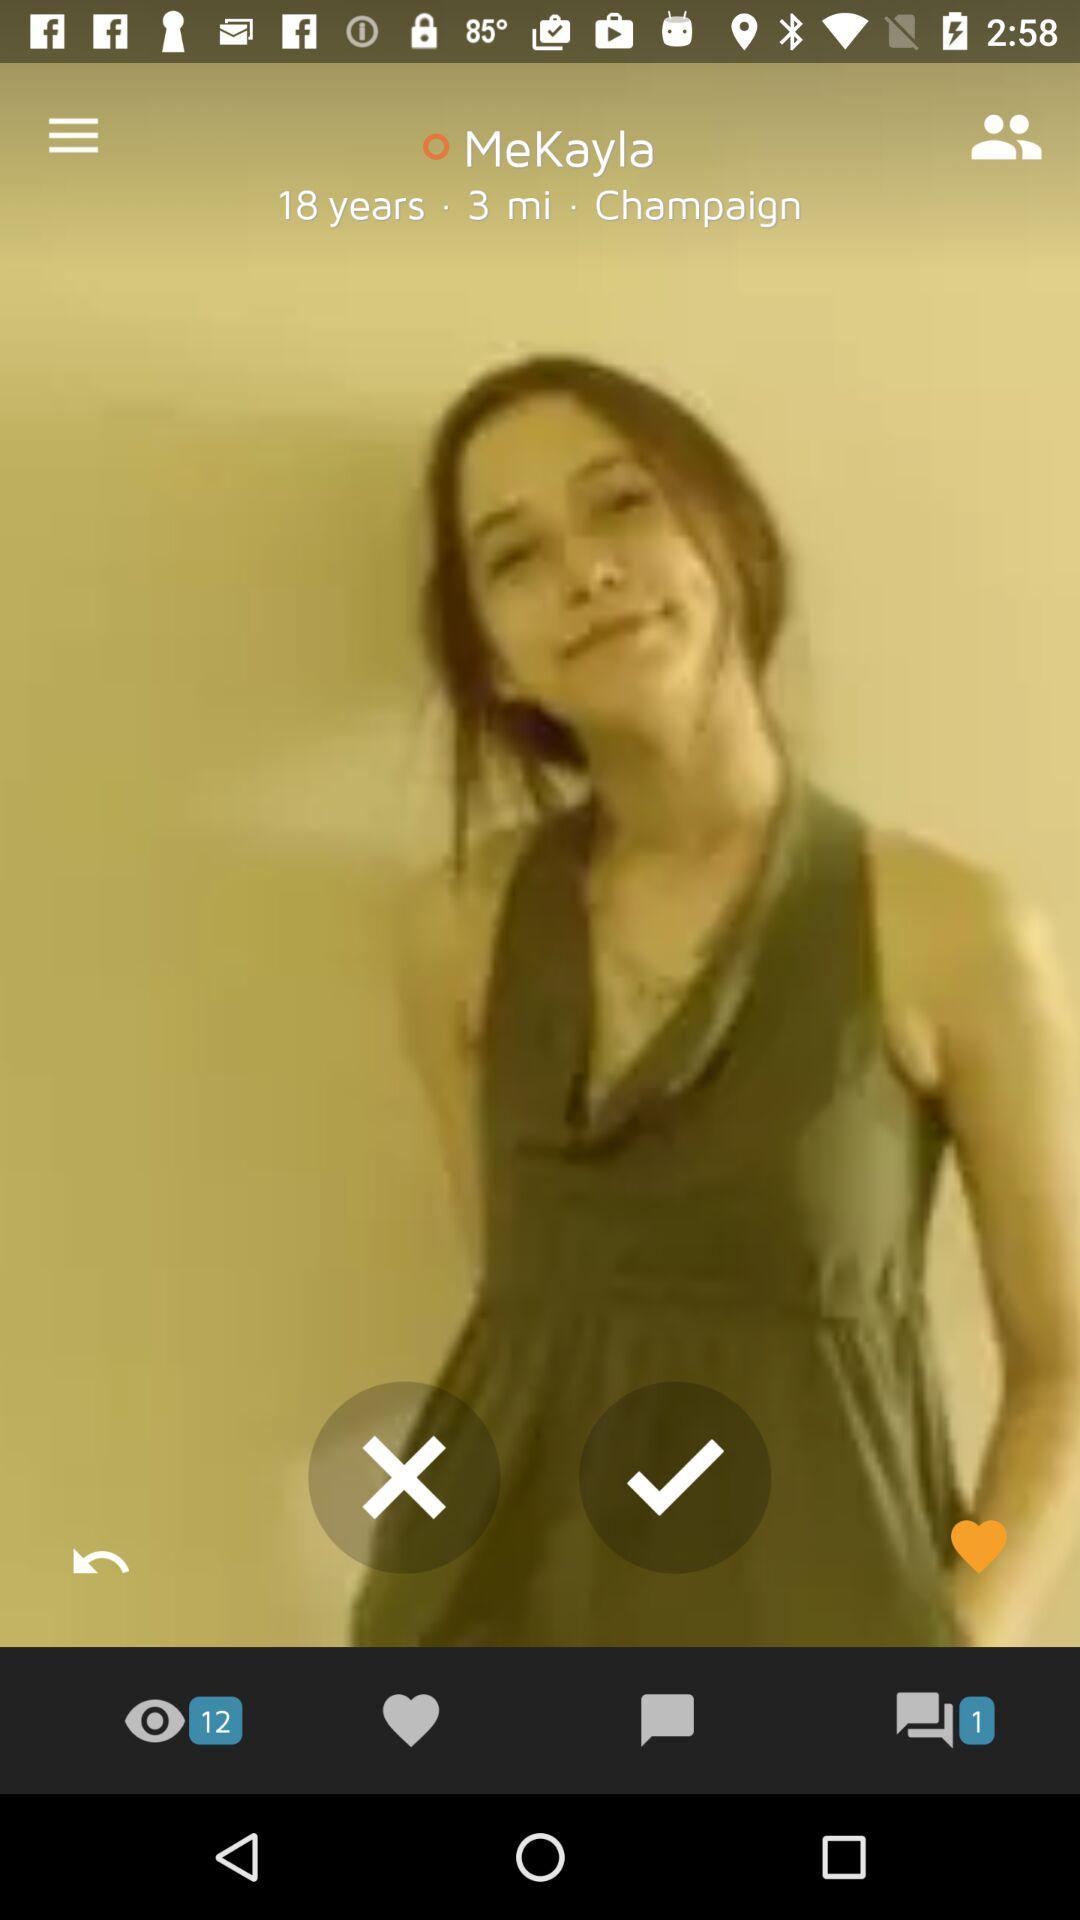 This screenshot has width=1080, height=1920. Describe the element at coordinates (404, 1477) in the screenshot. I see `the close icon` at that location.